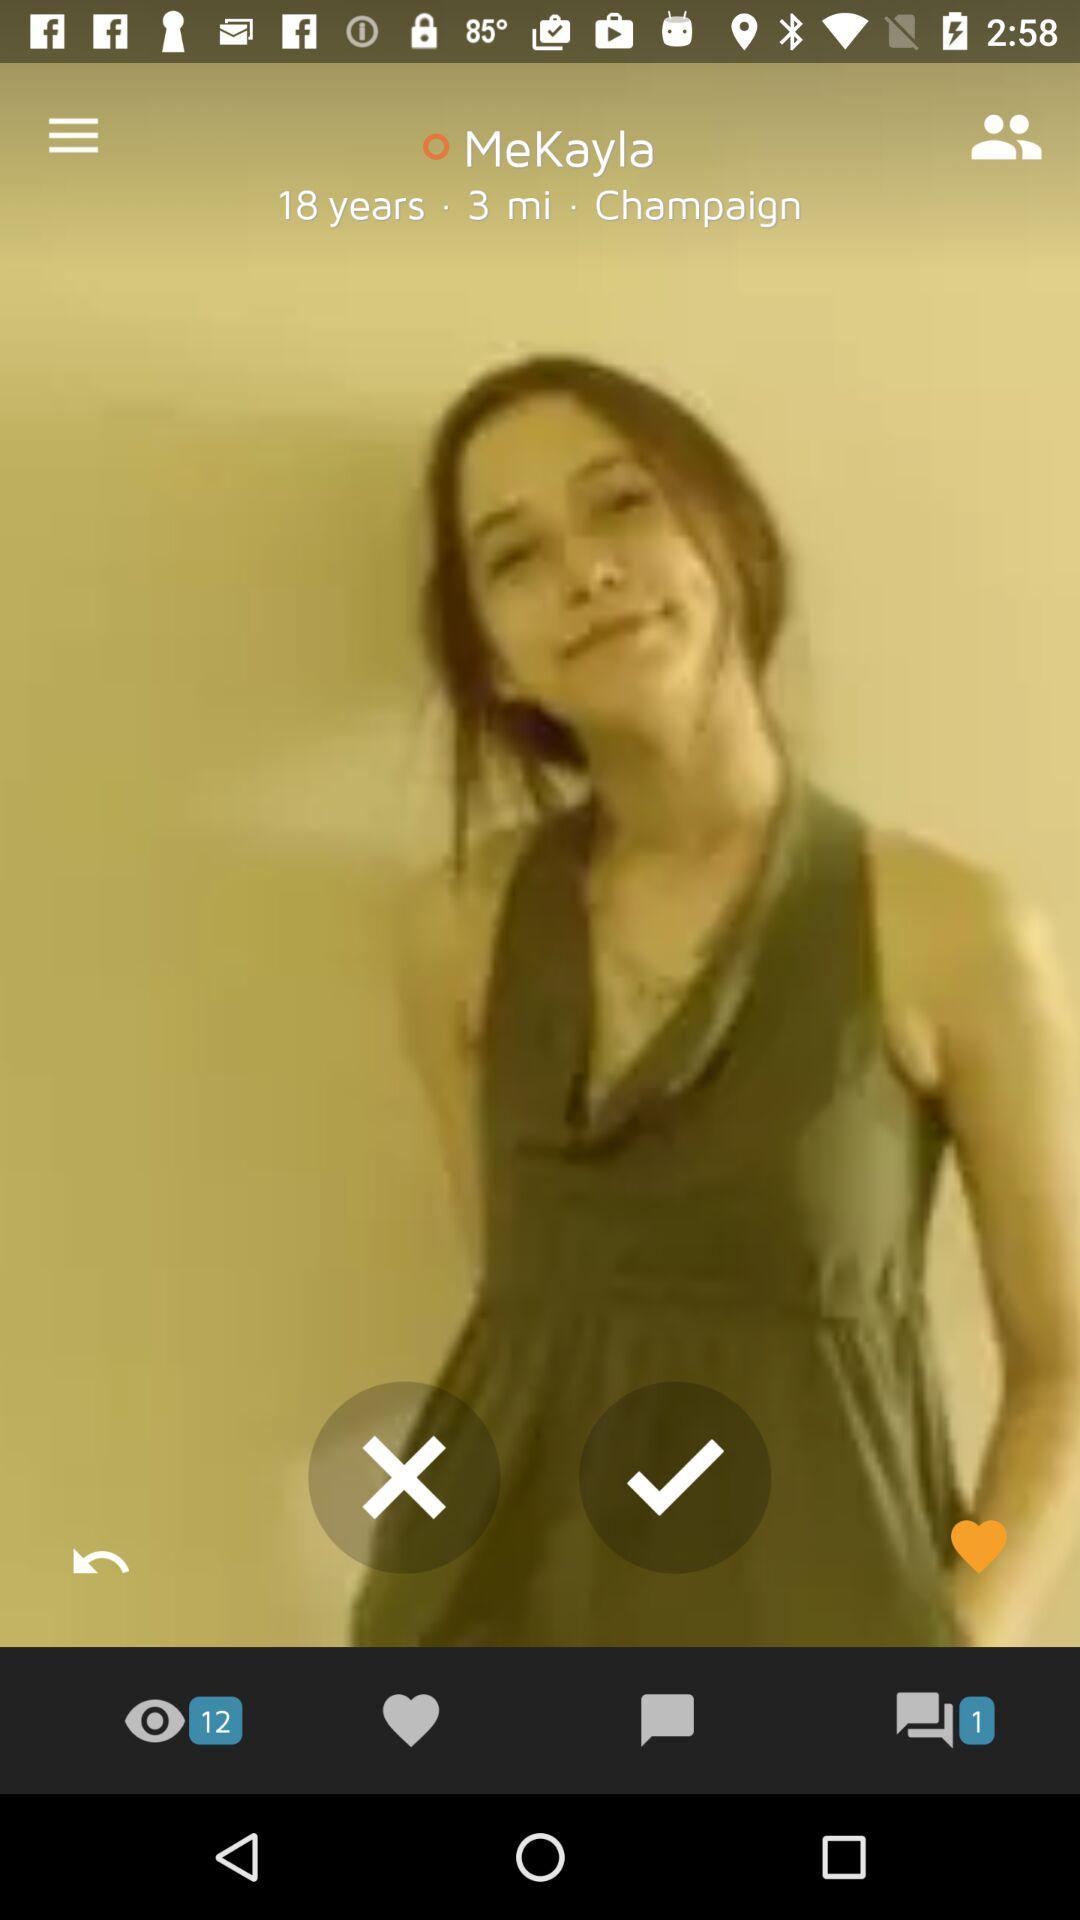 This screenshot has width=1080, height=1920. Describe the element at coordinates (404, 1477) in the screenshot. I see `the close icon` at that location.